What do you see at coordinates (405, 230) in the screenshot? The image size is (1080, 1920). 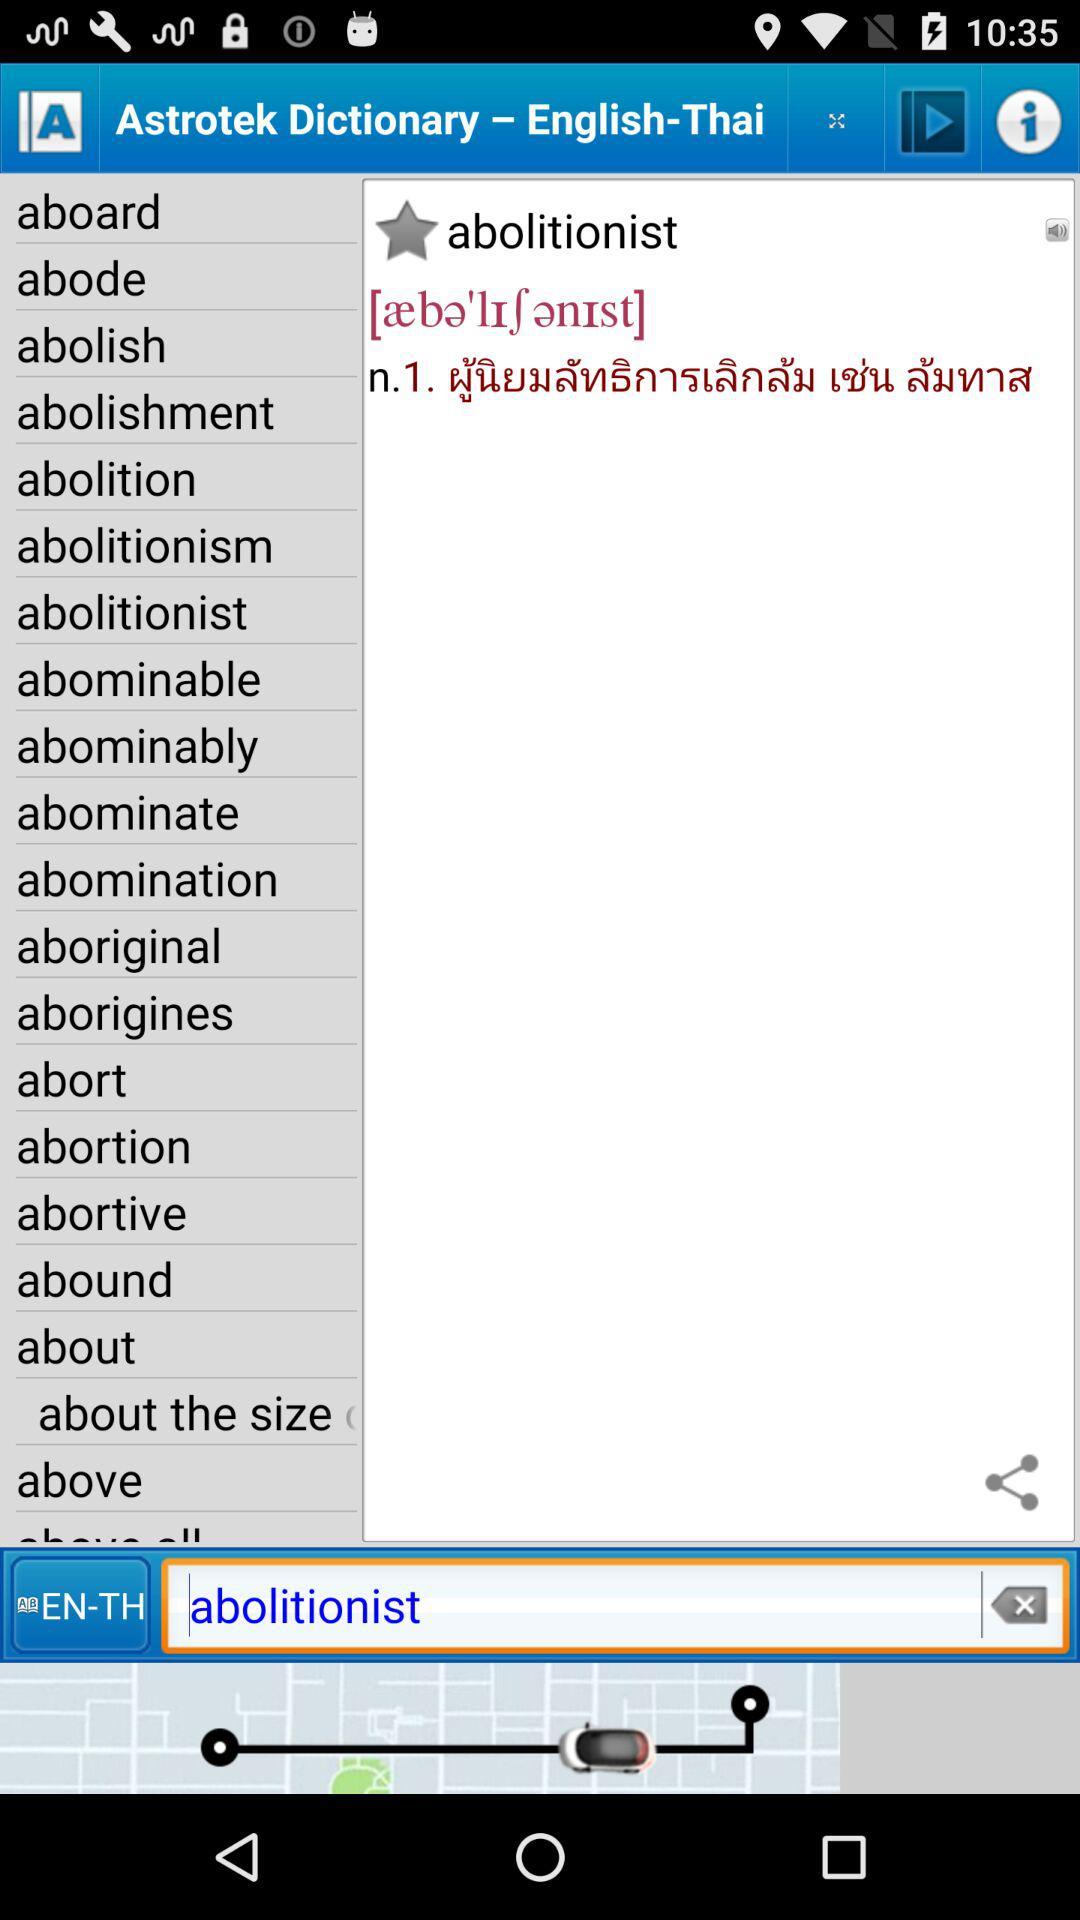 I see `app to the left of the abolitionist icon` at bounding box center [405, 230].